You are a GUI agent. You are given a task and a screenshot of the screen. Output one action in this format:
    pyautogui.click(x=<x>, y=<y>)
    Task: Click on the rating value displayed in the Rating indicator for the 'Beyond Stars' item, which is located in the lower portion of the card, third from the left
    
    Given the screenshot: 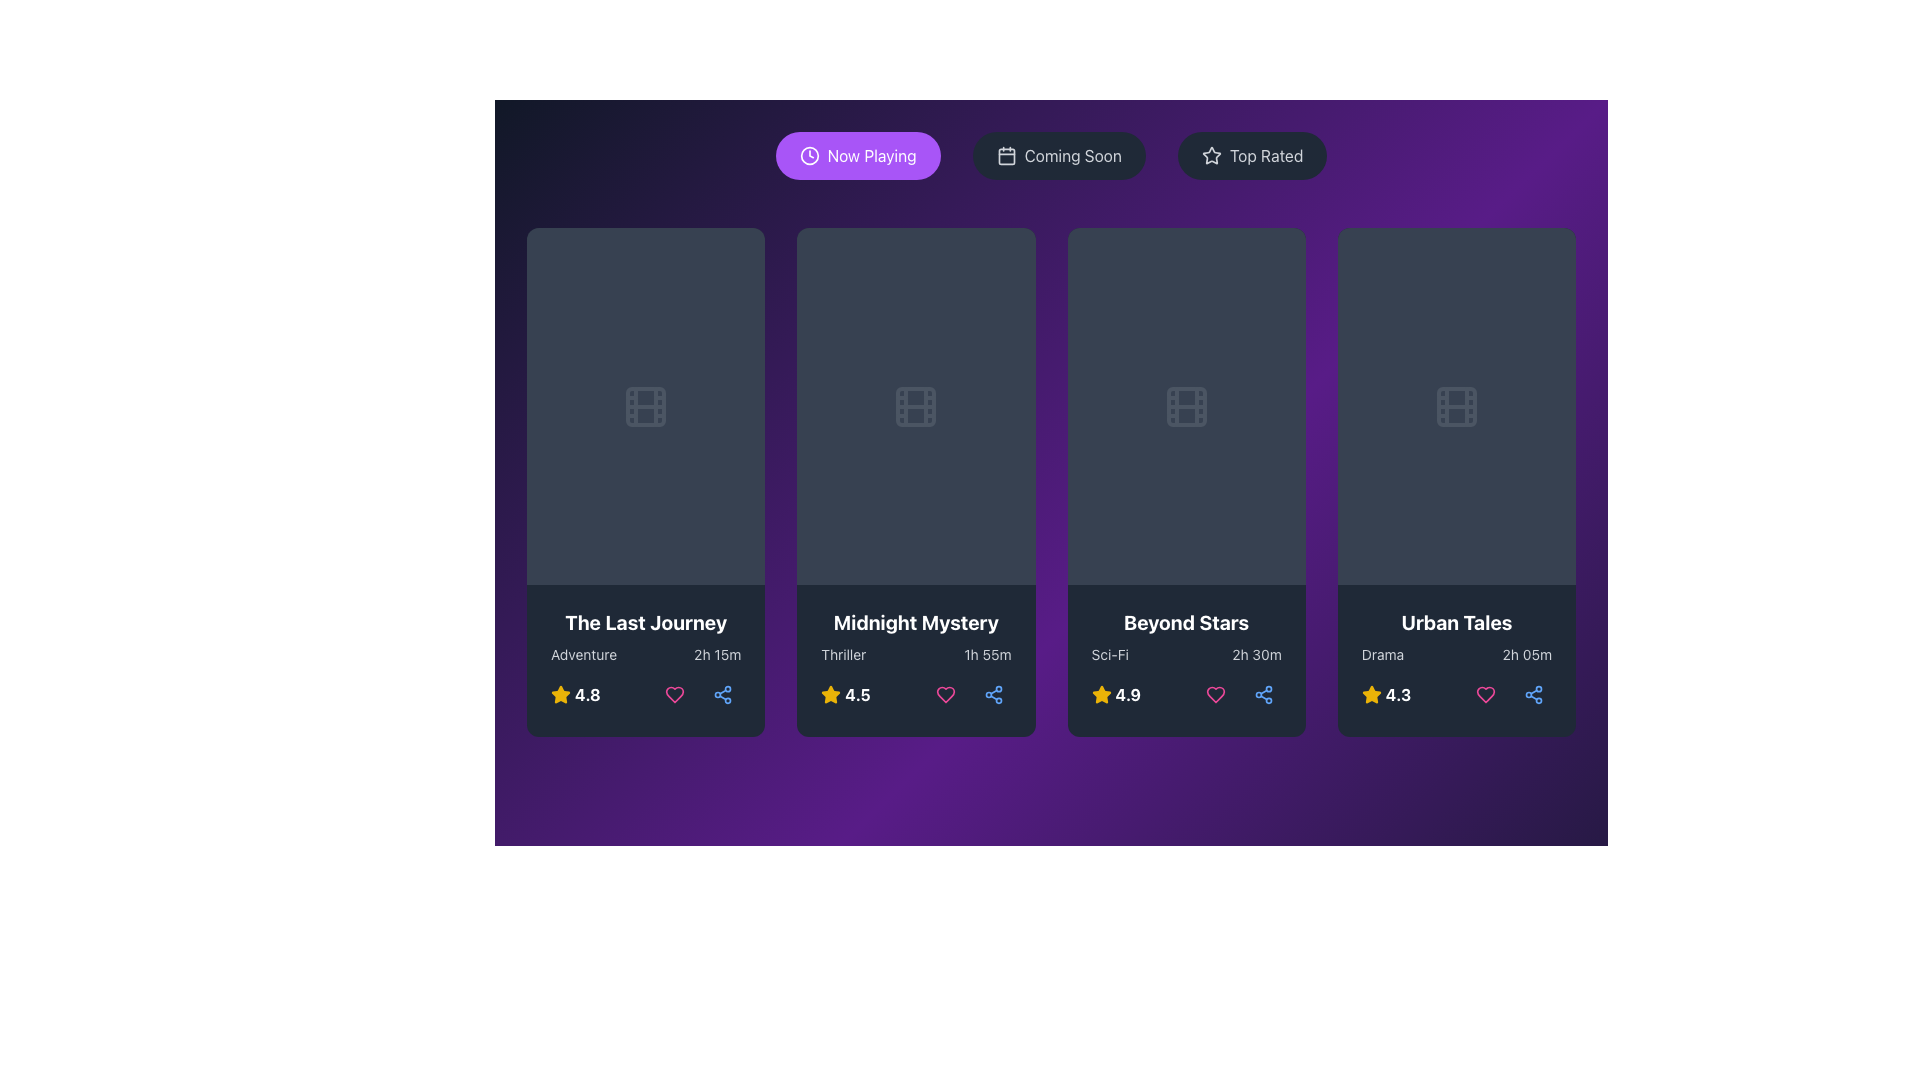 What is the action you would take?
    pyautogui.click(x=1115, y=694)
    